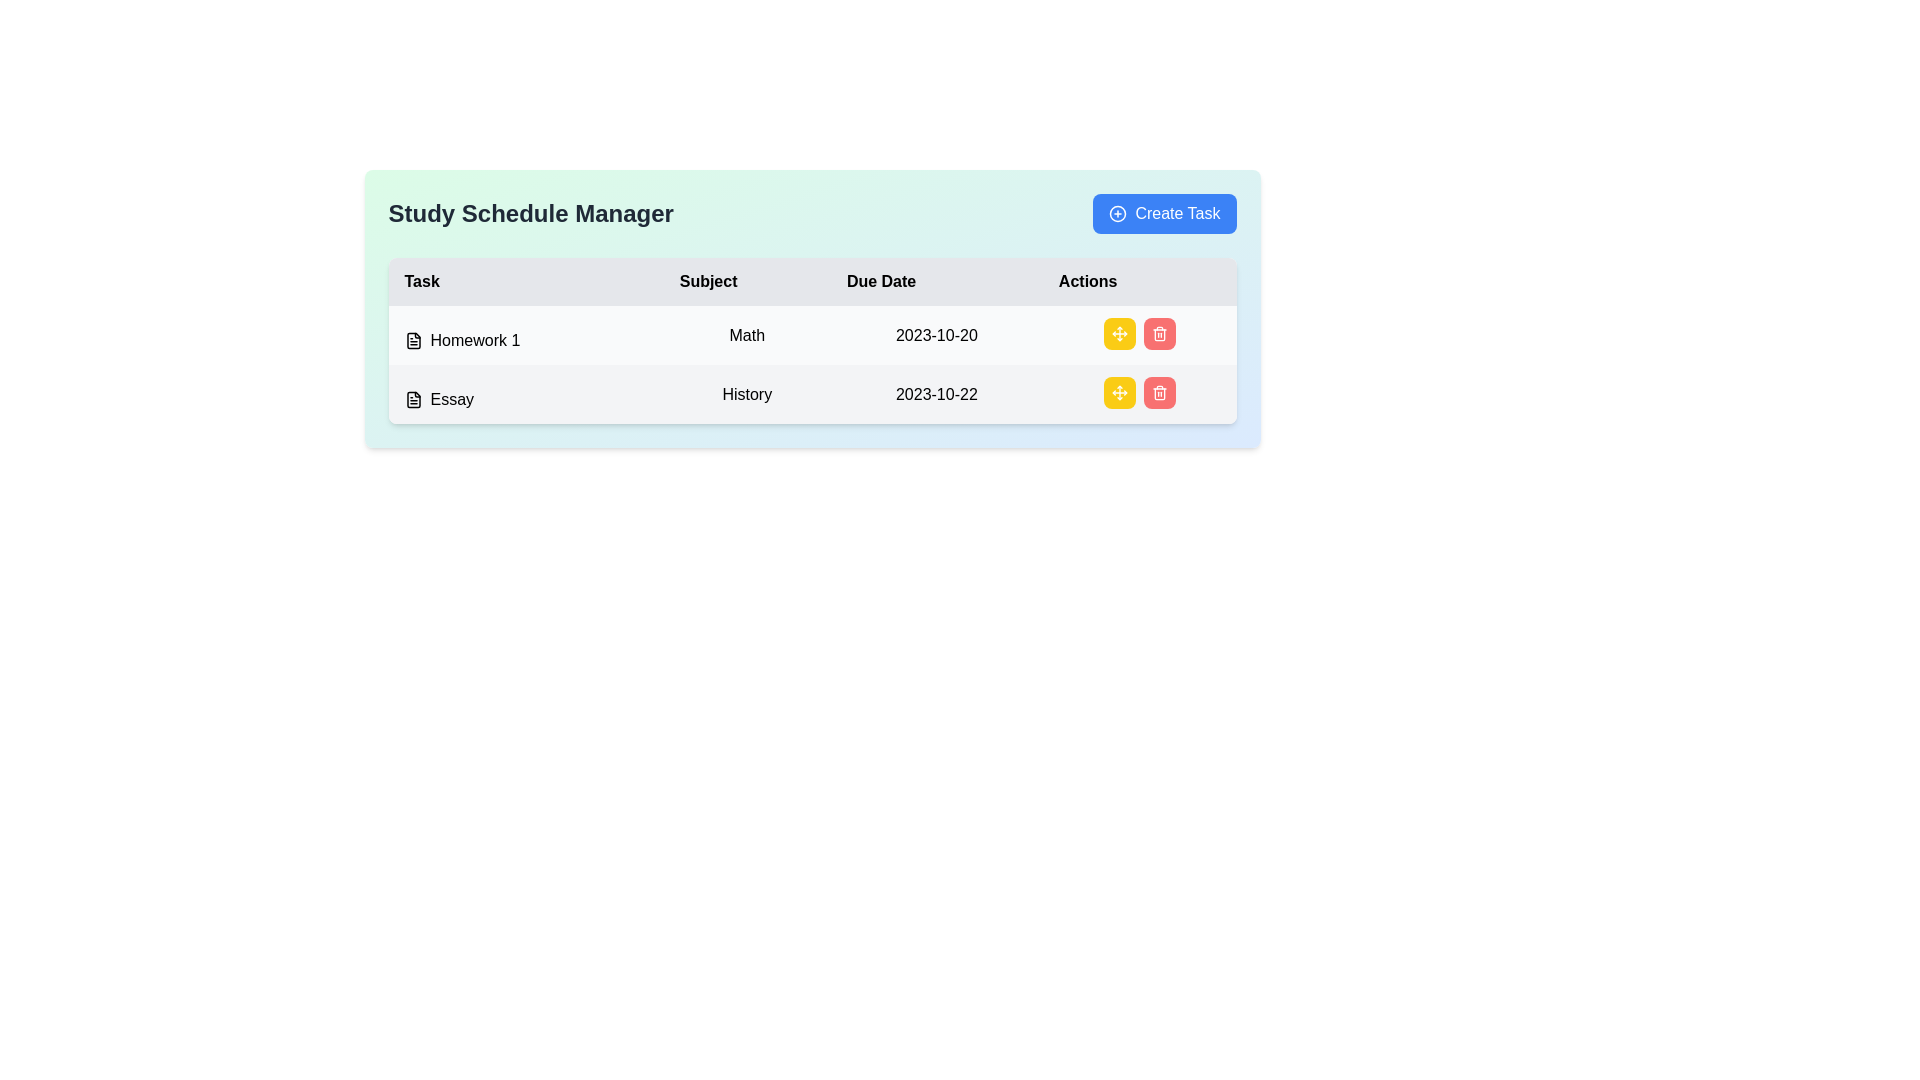 The image size is (1920, 1080). I want to click on the button with a rounded yellow background representing drag functionality, located in the 'Actions' column, second row for the task 'Essay', so click(1118, 393).